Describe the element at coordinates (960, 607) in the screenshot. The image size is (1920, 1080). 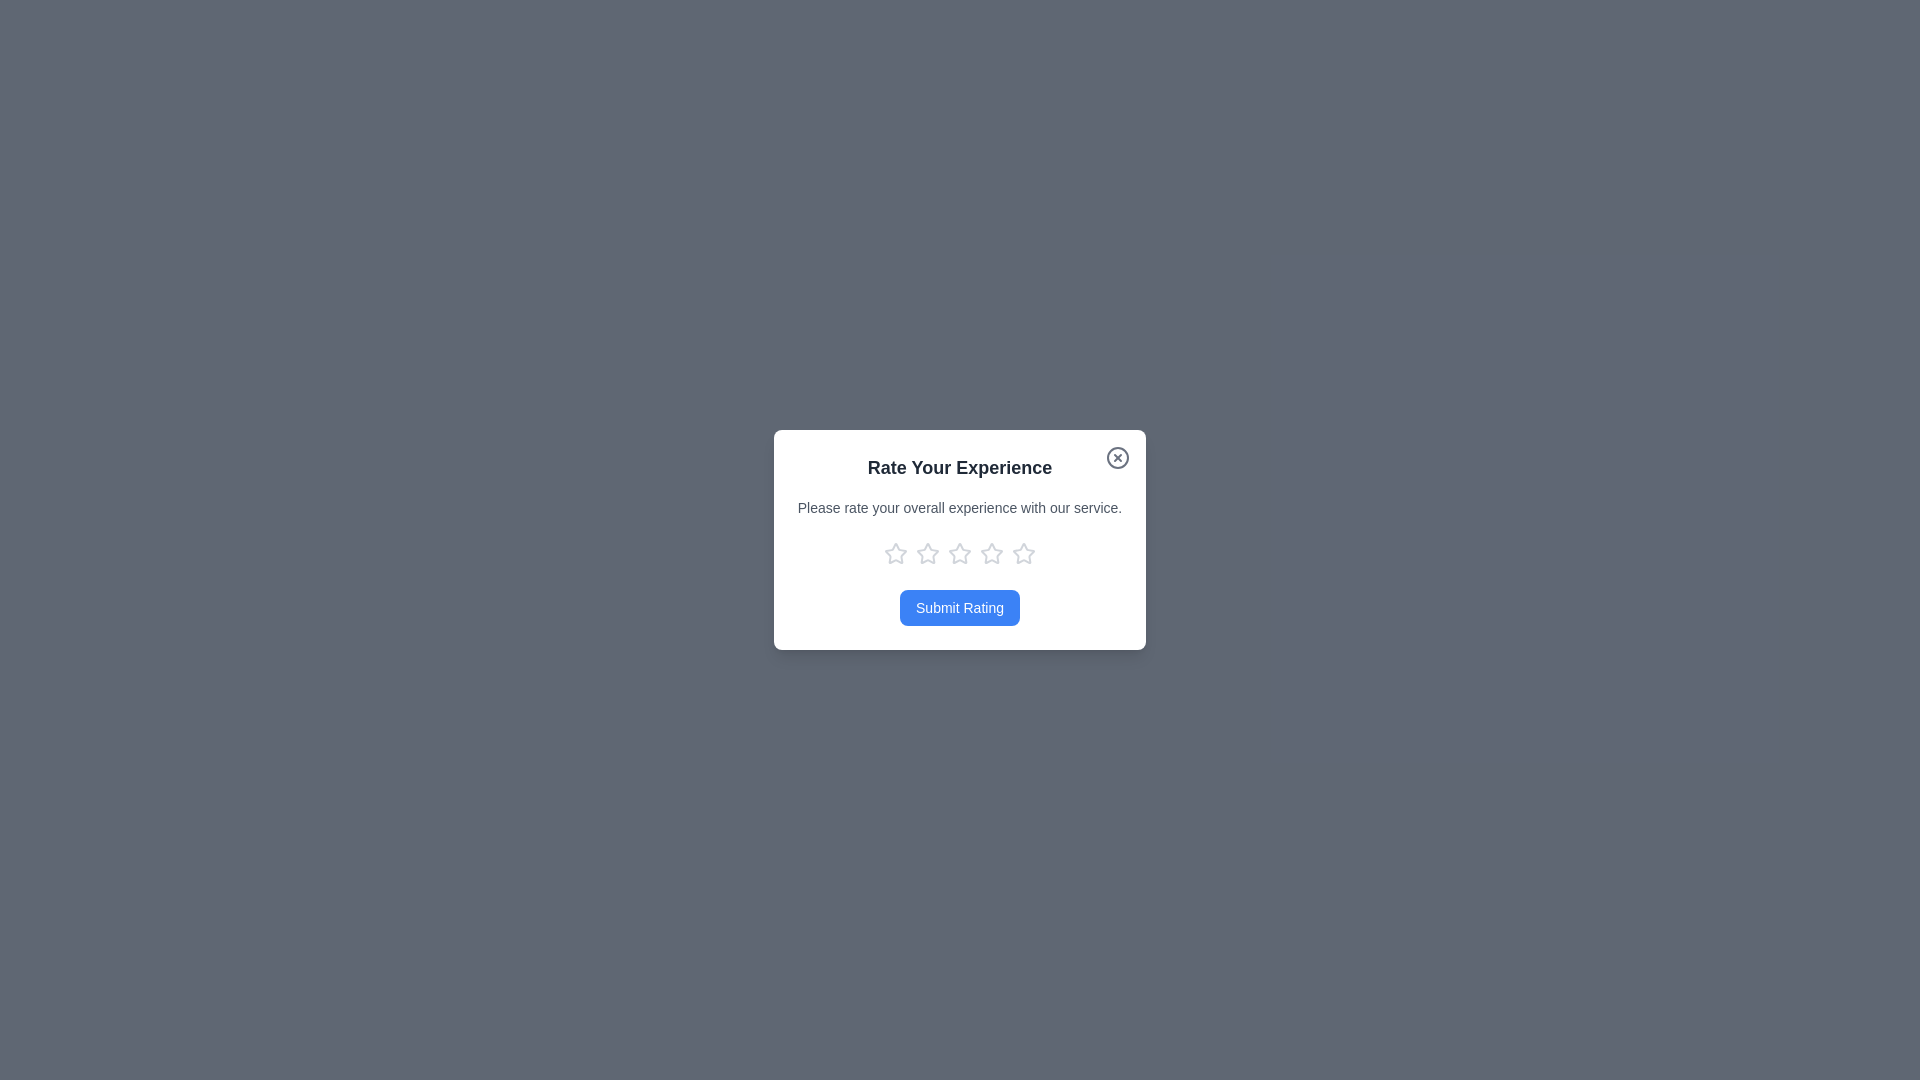
I see `'Submit Rating' button to submit the rating` at that location.